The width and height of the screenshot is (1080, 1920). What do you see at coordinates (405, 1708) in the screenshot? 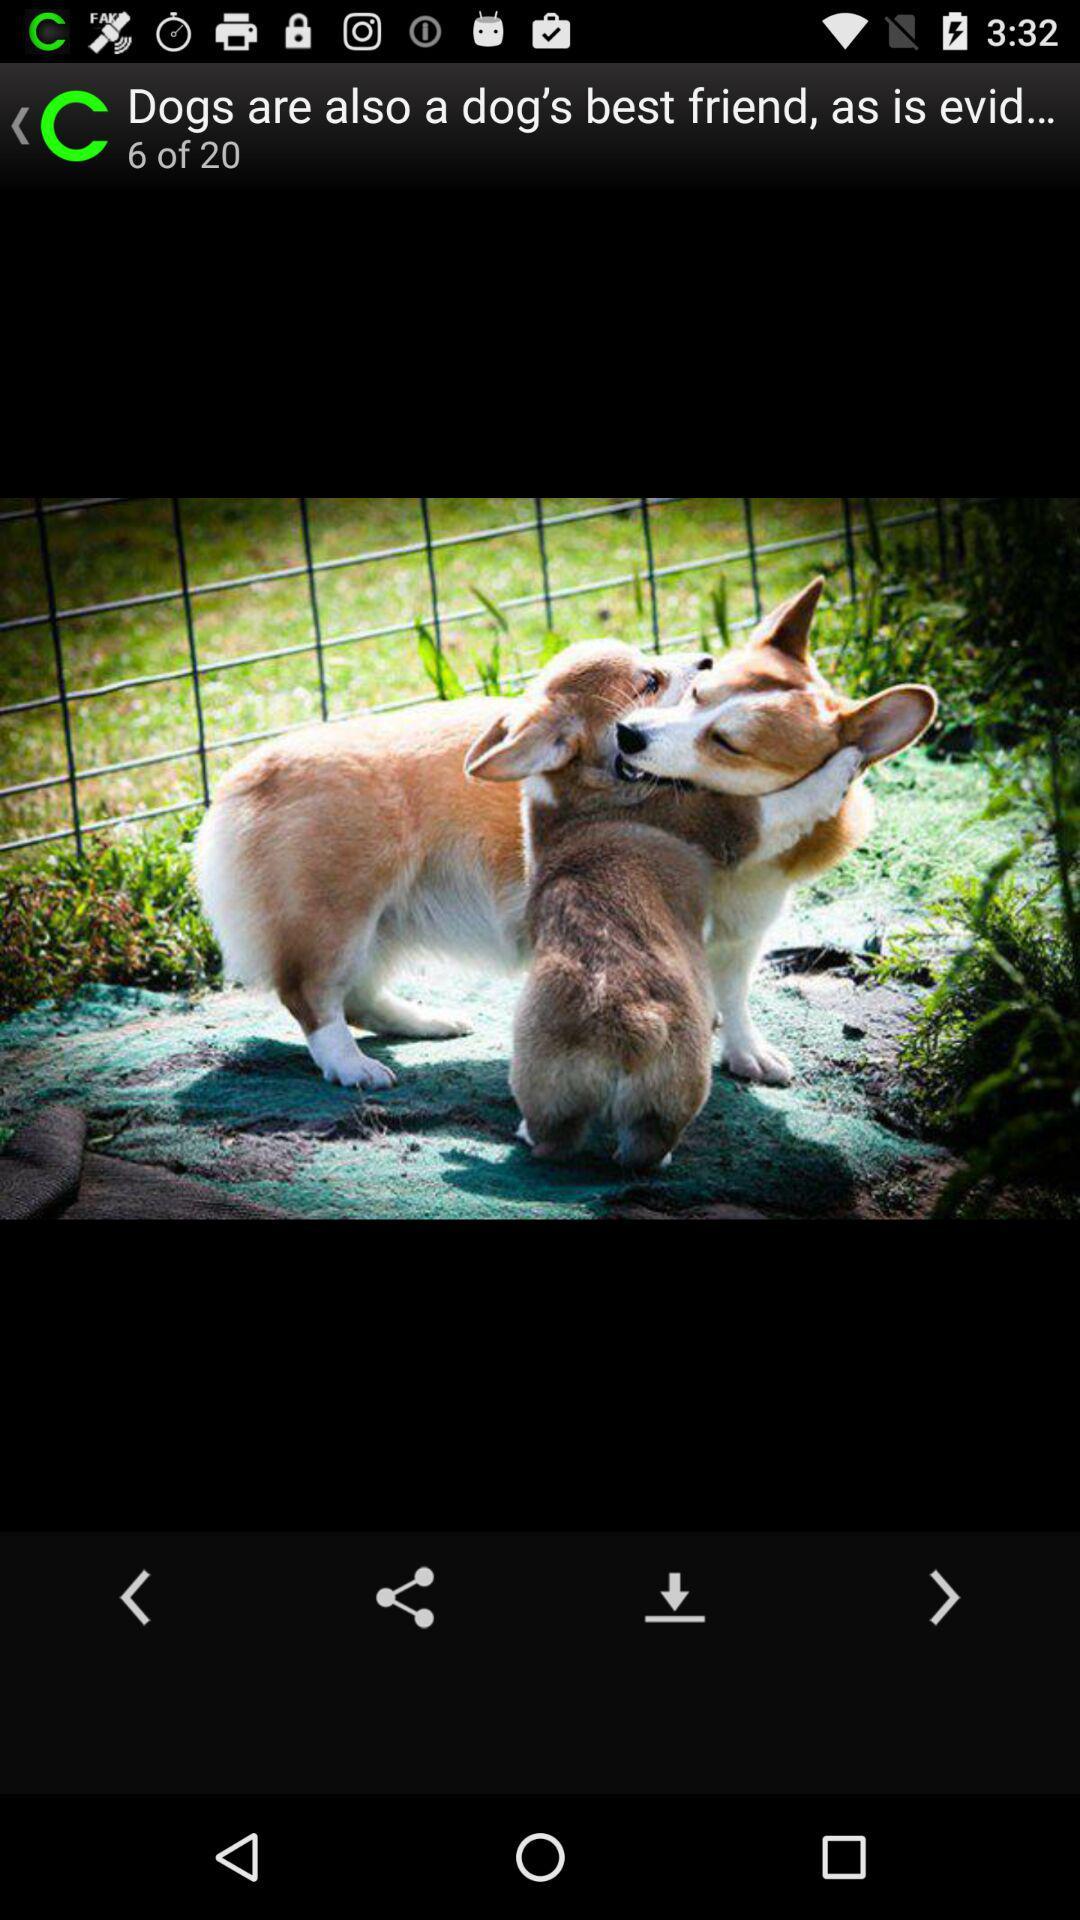
I see `the share icon` at bounding box center [405, 1708].